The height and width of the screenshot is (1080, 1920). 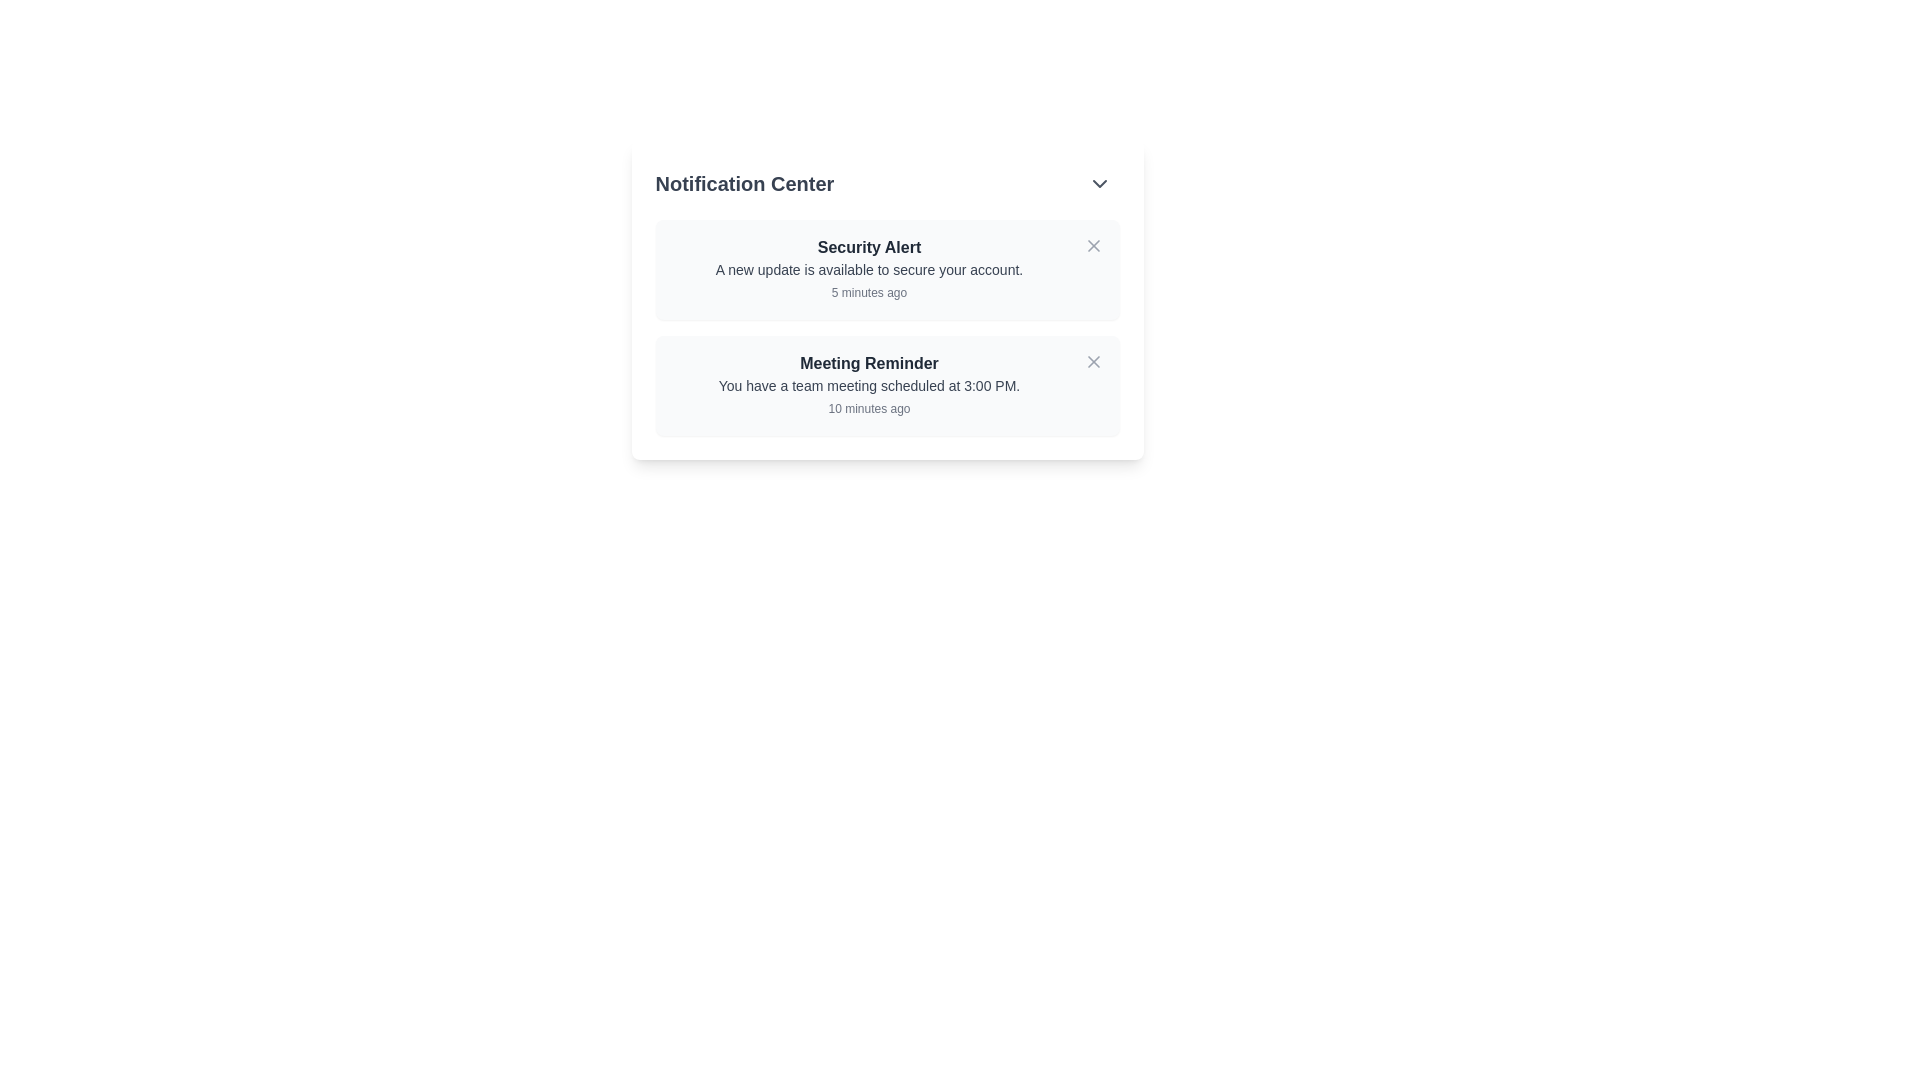 I want to click on the 'X' icon on the right side of the 'Security Alert' notification, so click(x=1092, y=245).